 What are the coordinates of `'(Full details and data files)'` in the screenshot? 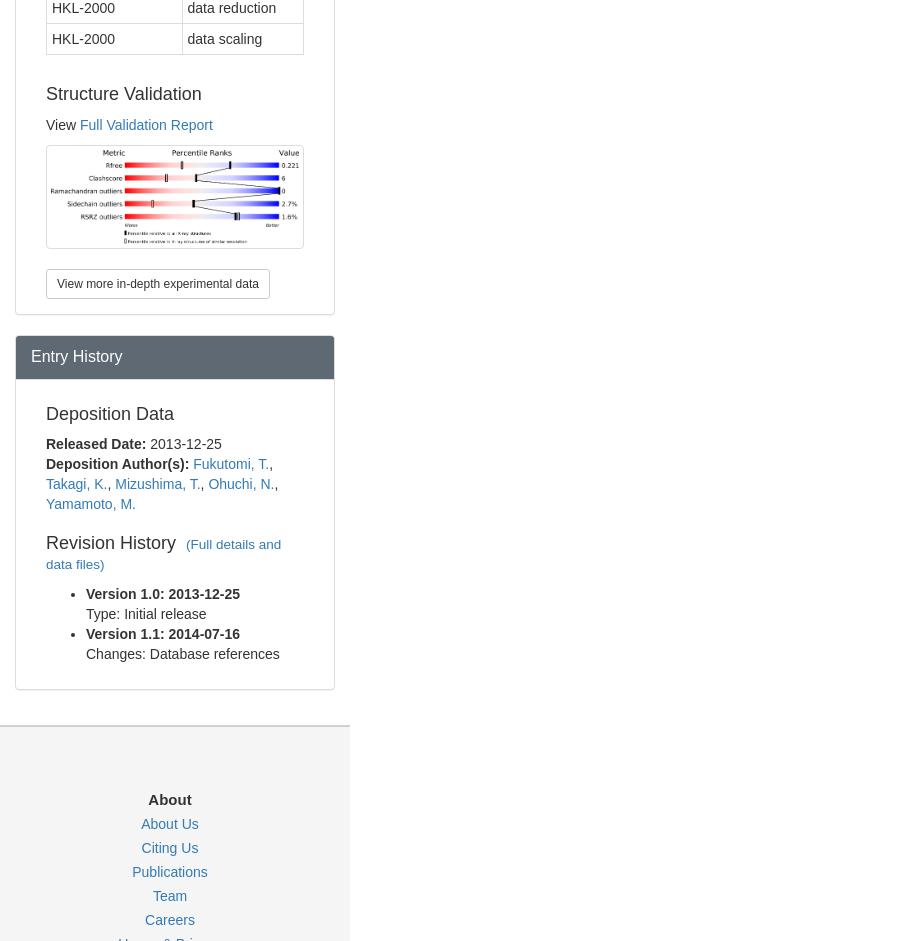 It's located at (163, 554).